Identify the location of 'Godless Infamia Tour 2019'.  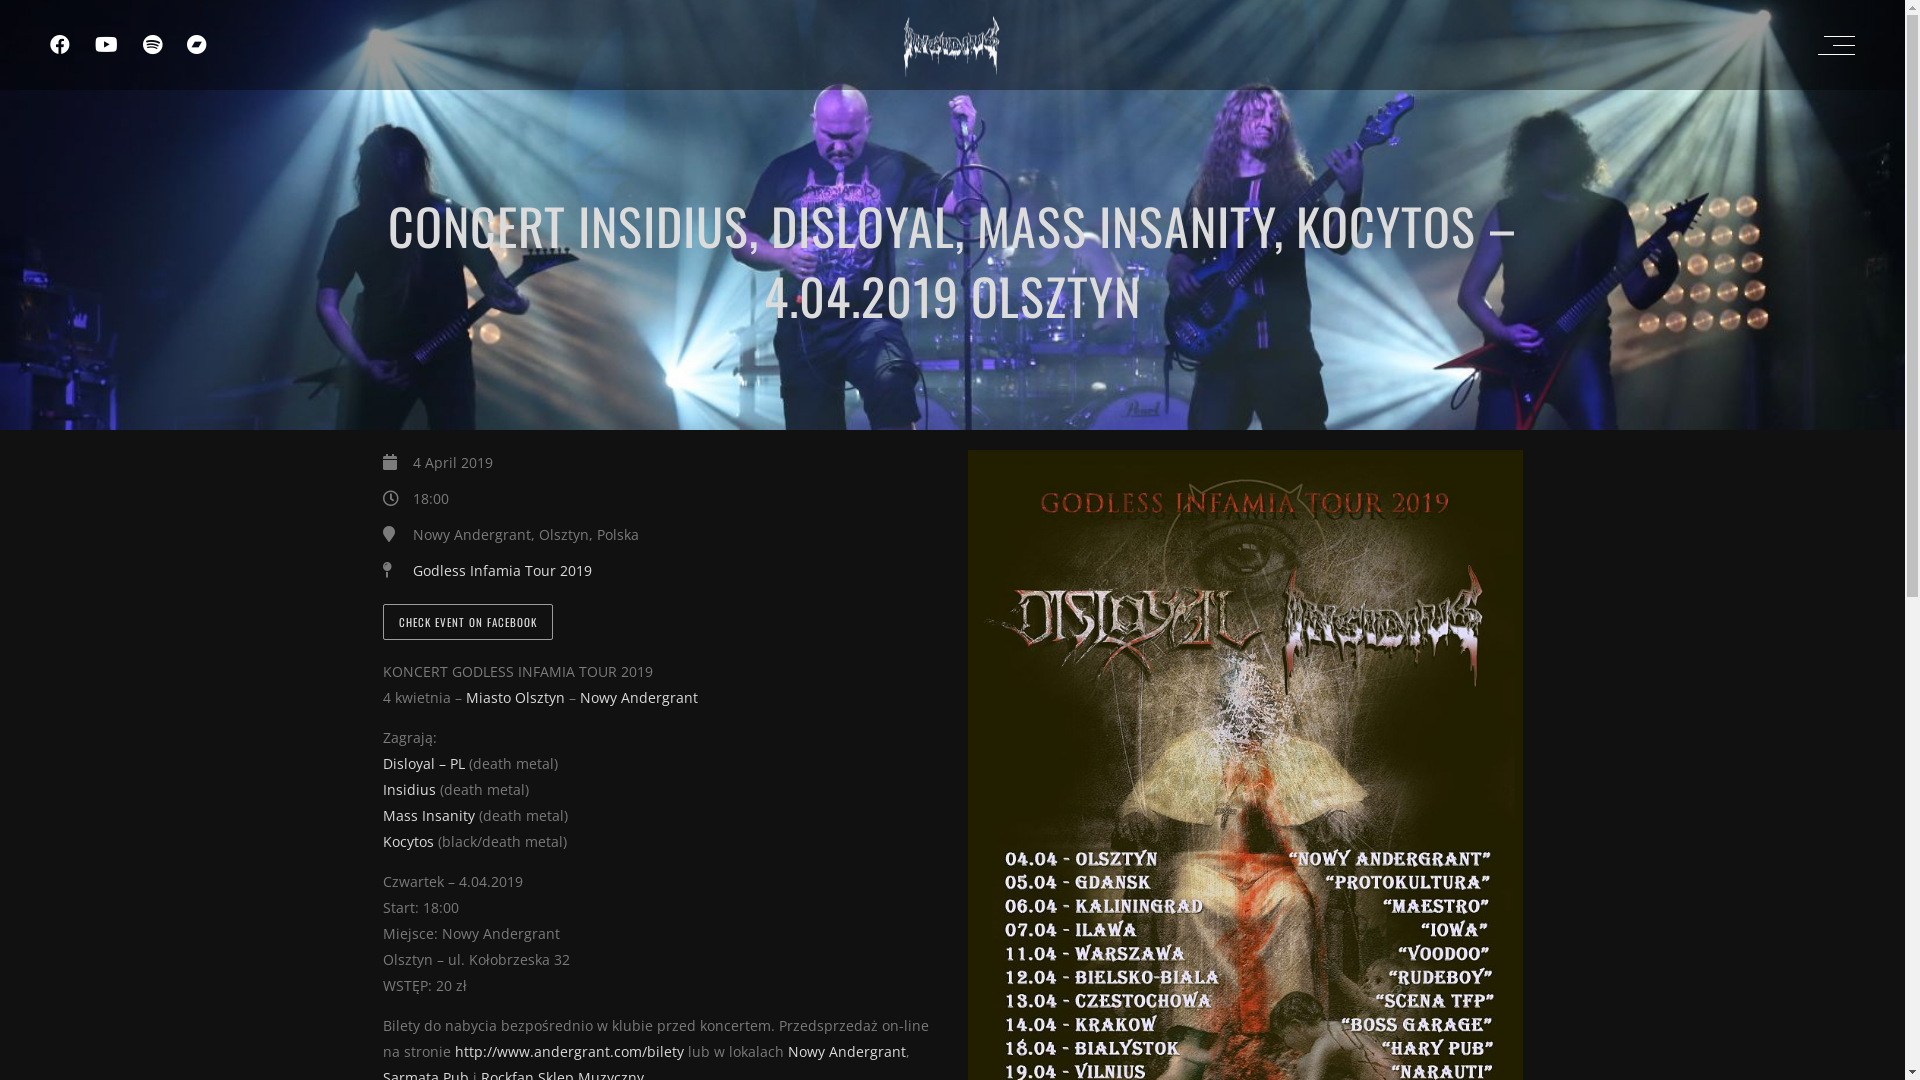
(501, 570).